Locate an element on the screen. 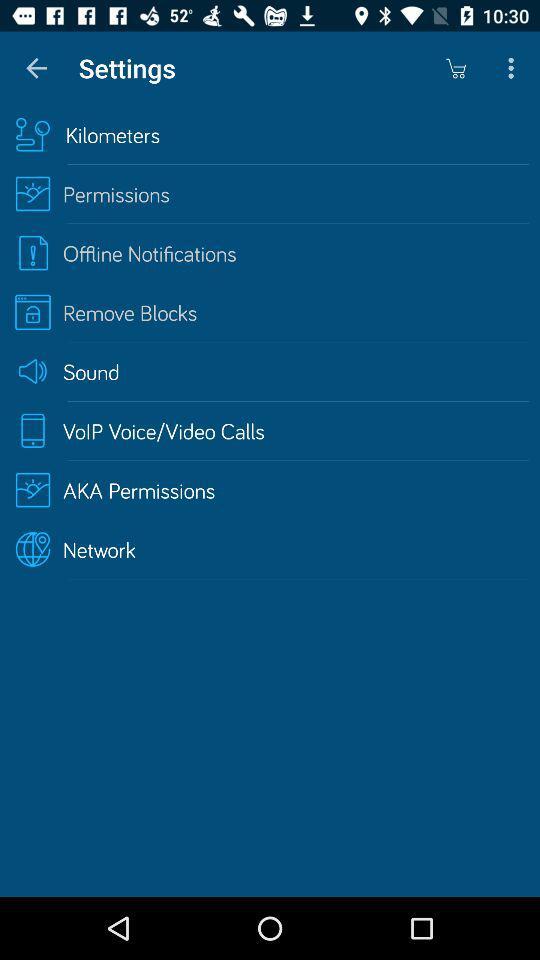 This screenshot has height=960, width=540. icon above the kilometers is located at coordinates (36, 68).